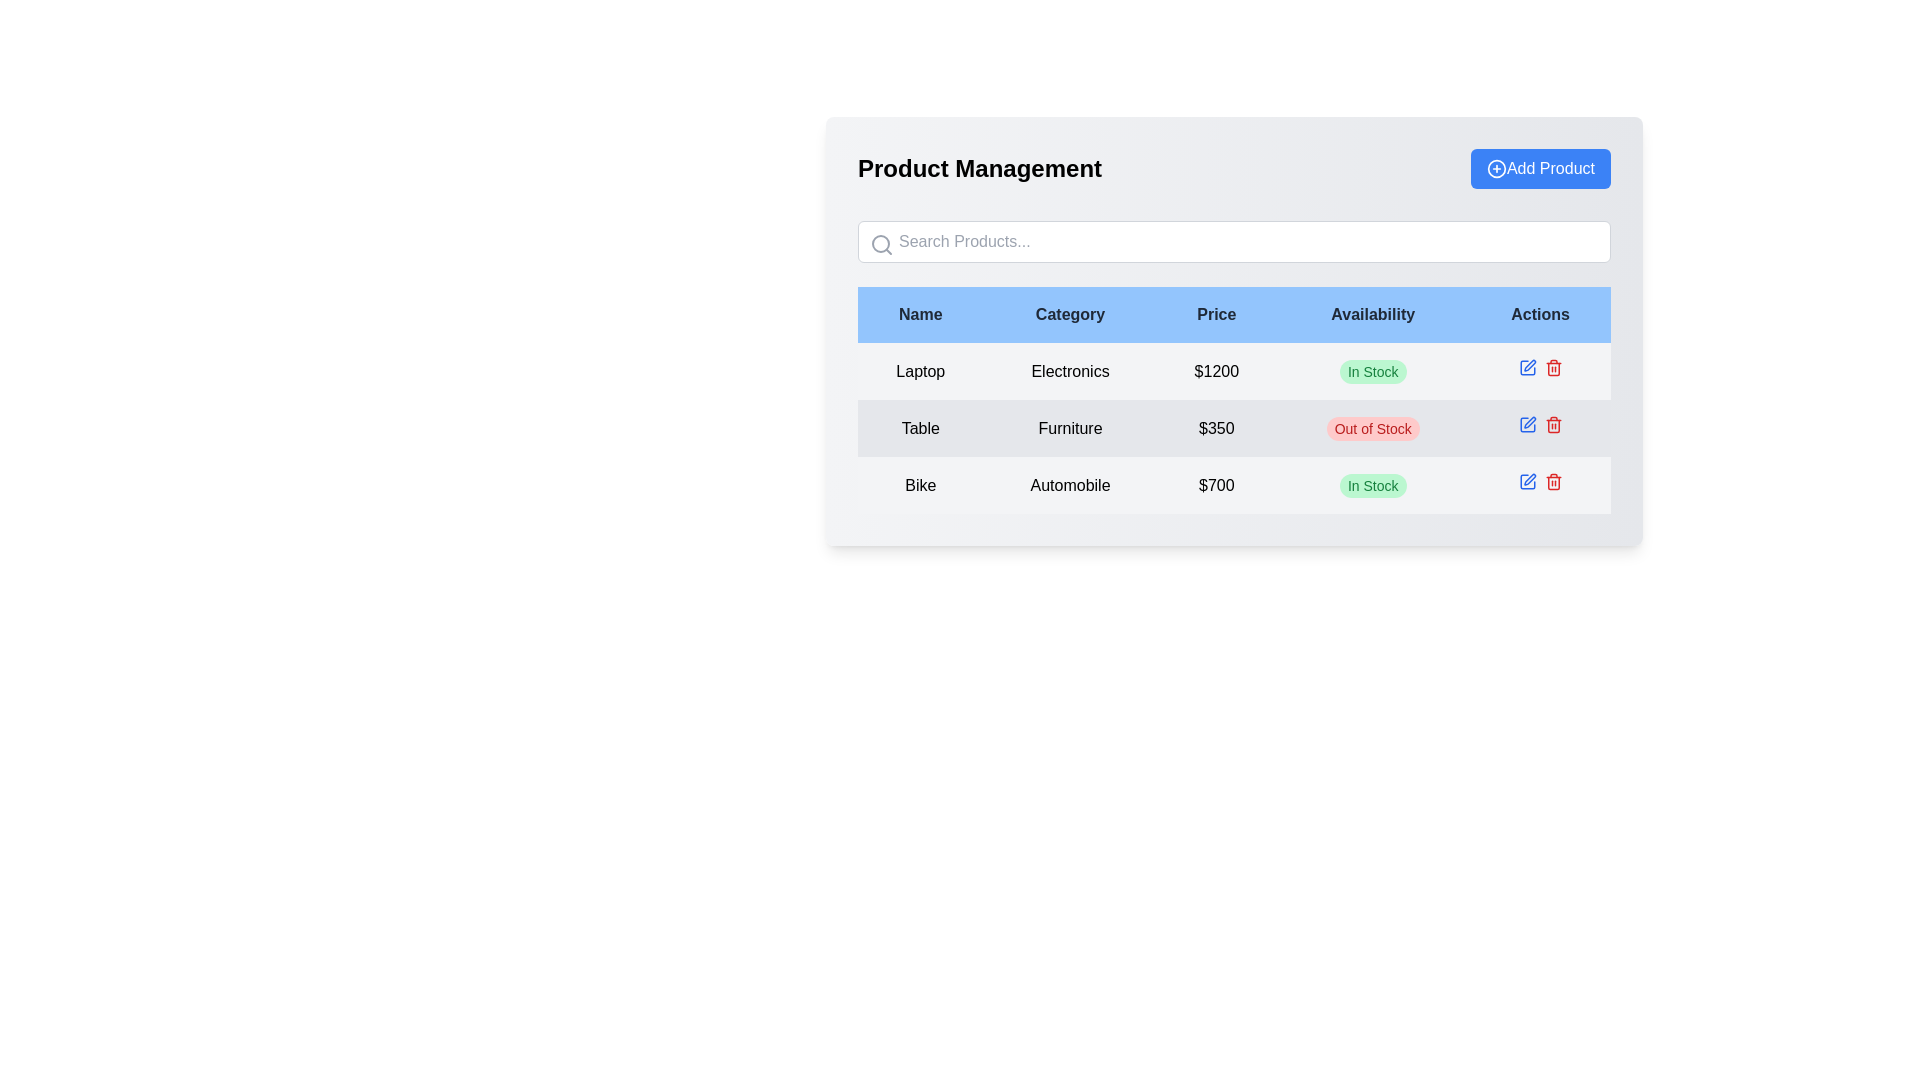 Image resolution: width=1920 pixels, height=1080 pixels. Describe the element at coordinates (1528, 365) in the screenshot. I see `the edit icon shaped like a pen or pencil located in the 'Actions' column of the third row corresponding to the 'Bike' product` at that location.